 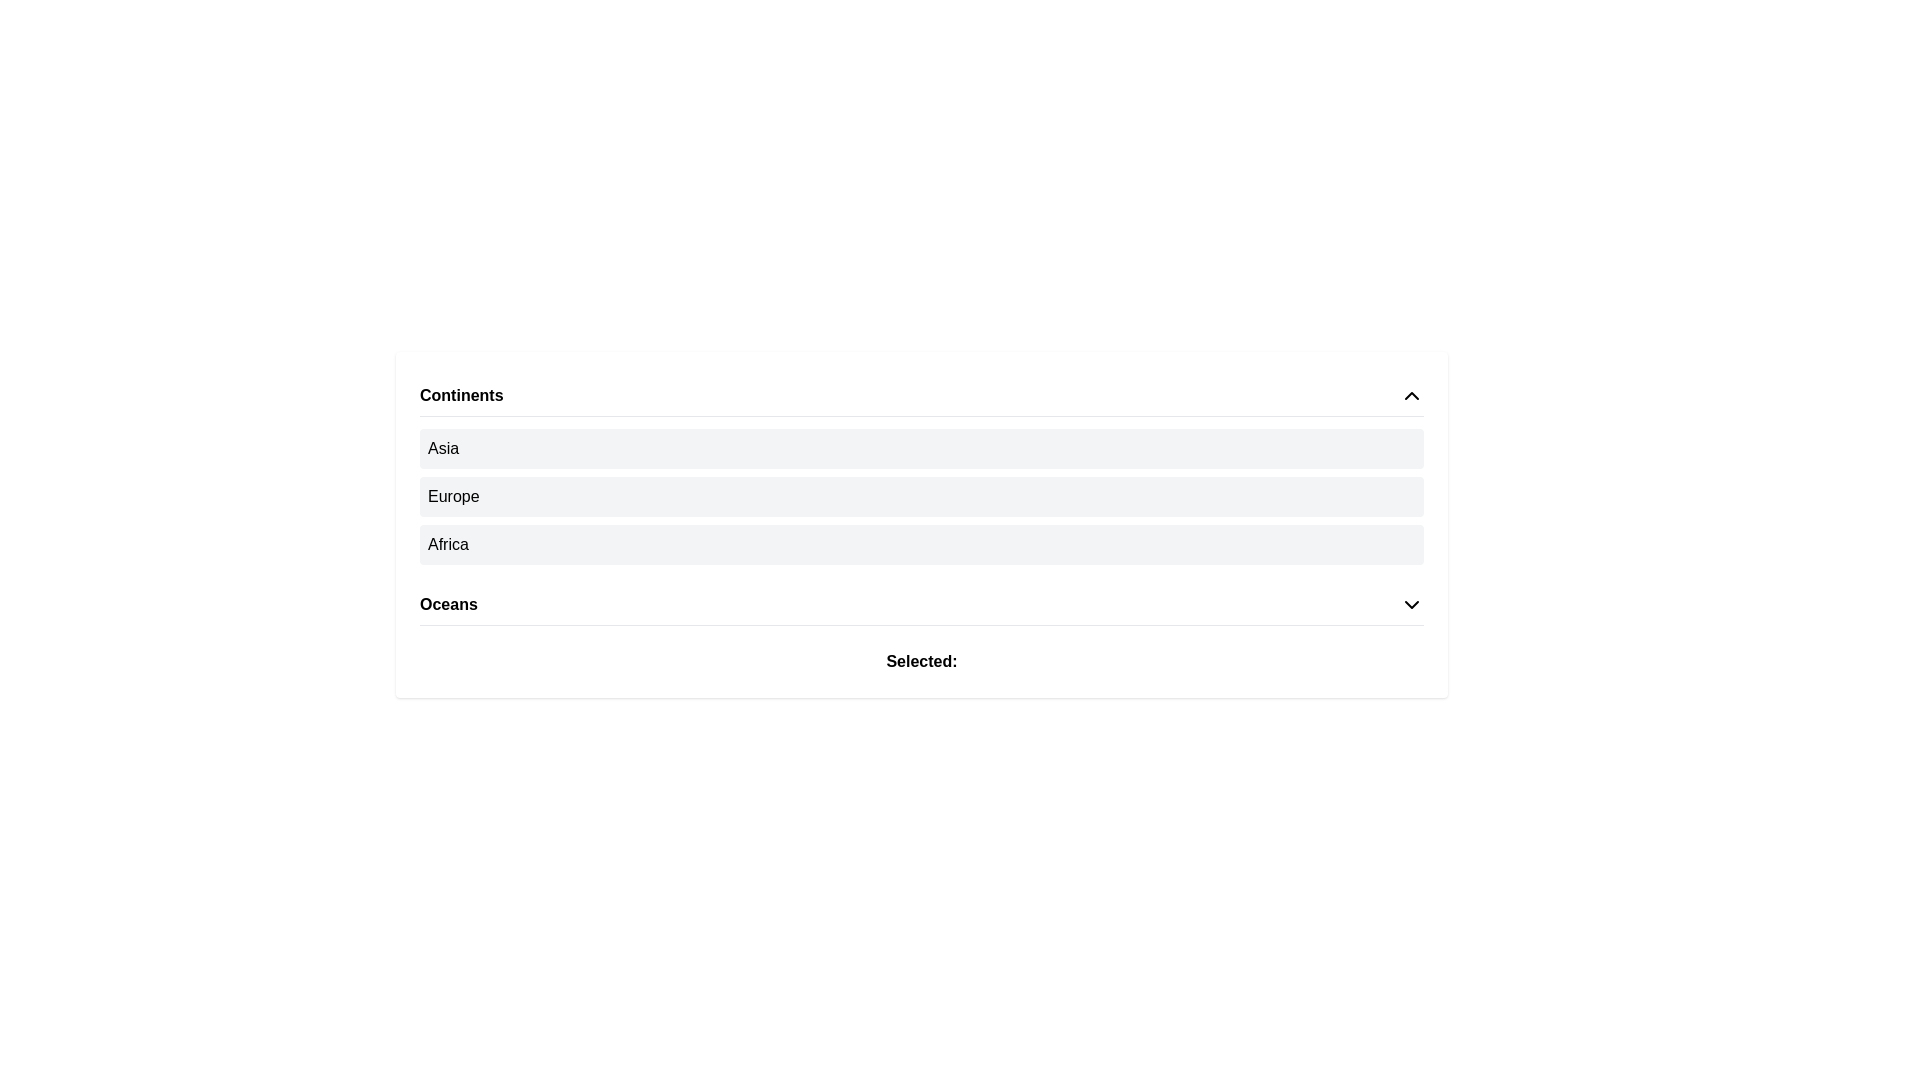 What do you see at coordinates (920, 544) in the screenshot?
I see `the list item representing the 'Africa' continent, which is the third option in the vertical list titled 'Continents.'` at bounding box center [920, 544].